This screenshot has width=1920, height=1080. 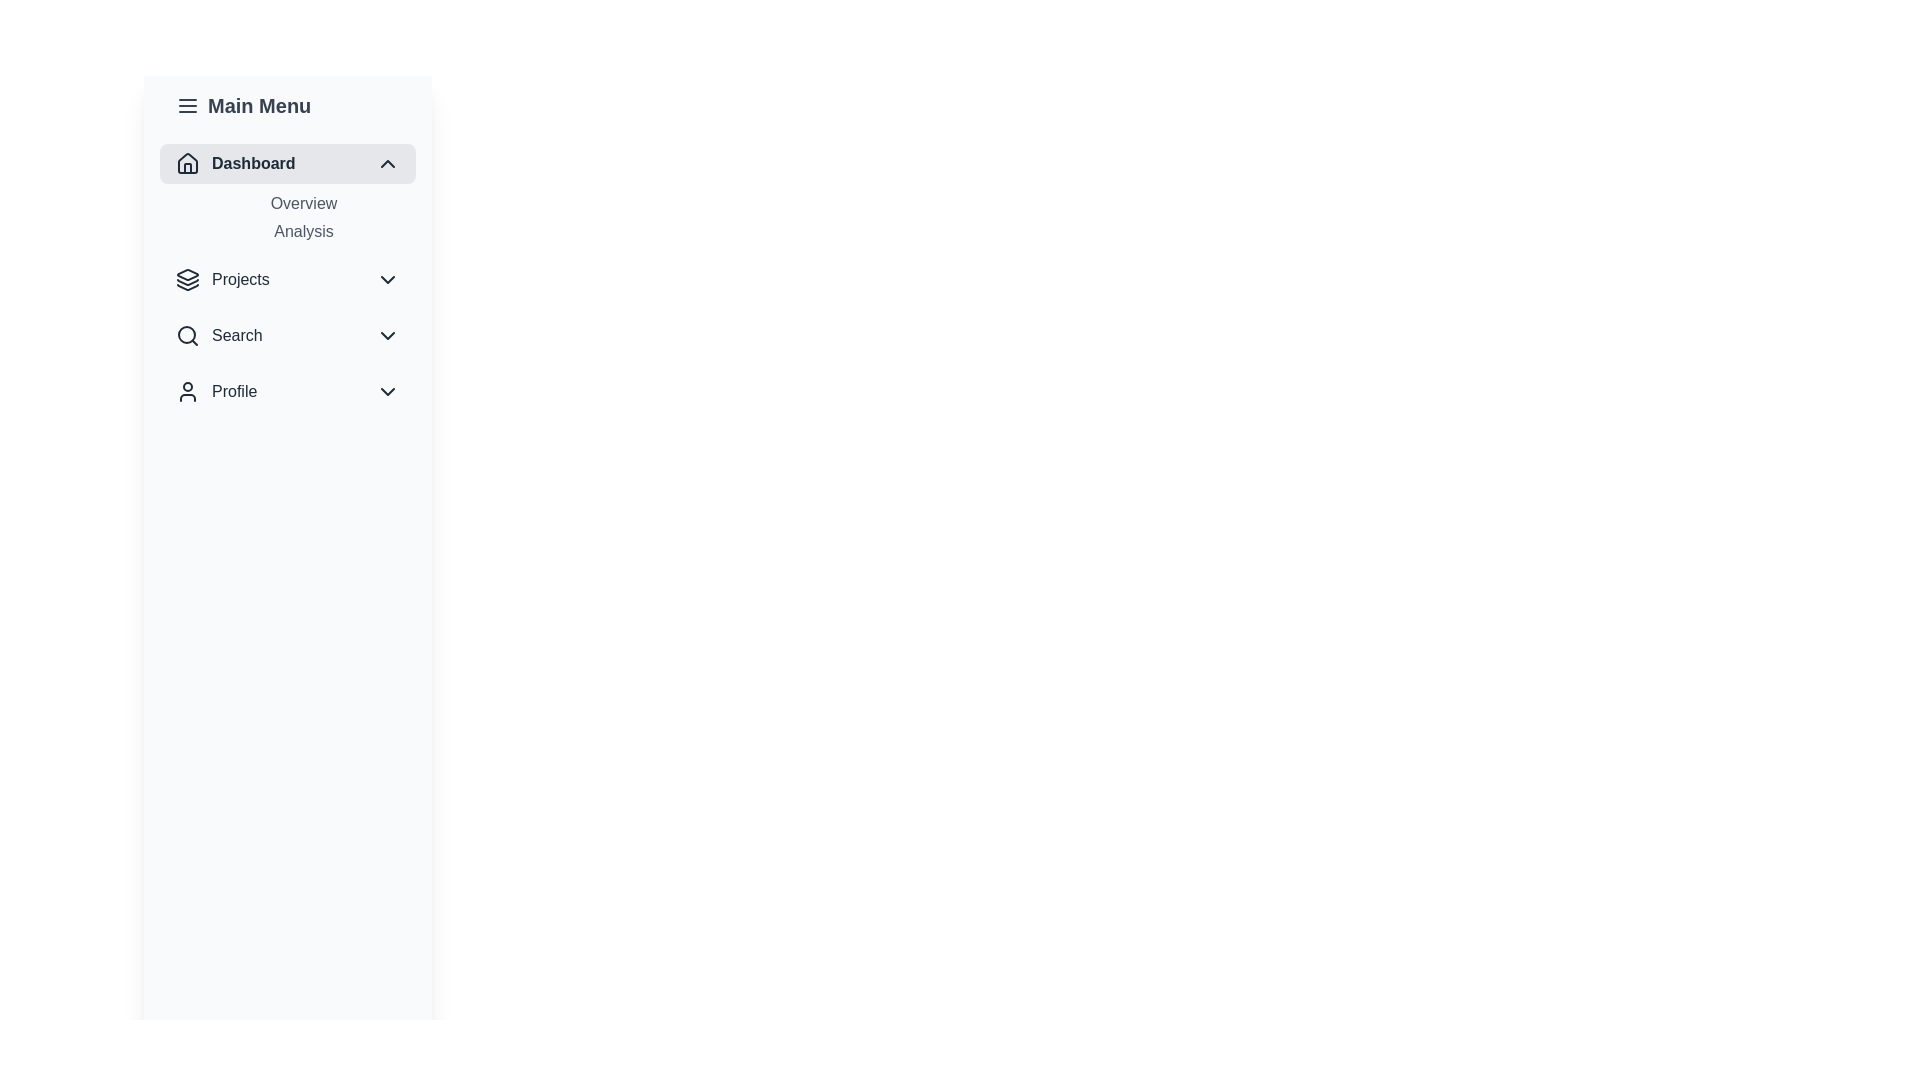 What do you see at coordinates (287, 218) in the screenshot?
I see `the 'Overview' and 'Analysis' labels in the left-side menu under the 'Dashboard' section` at bounding box center [287, 218].